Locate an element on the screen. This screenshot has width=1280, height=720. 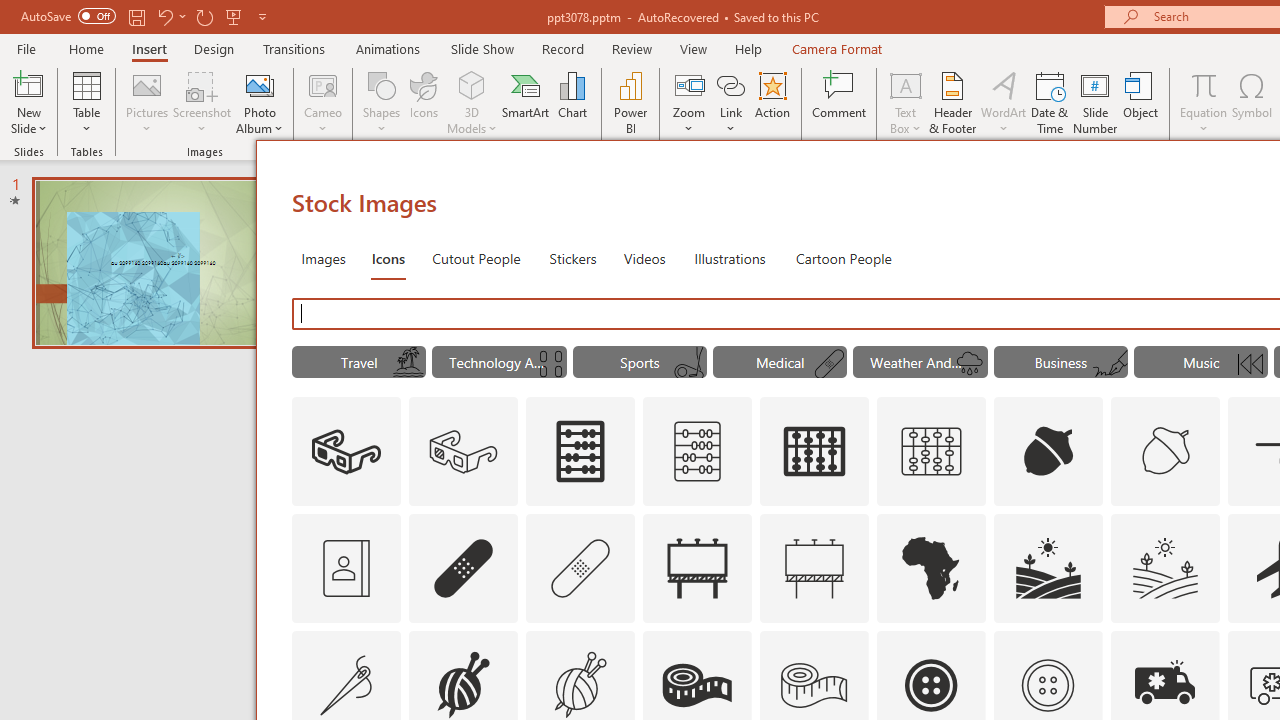
'Cartoon People' is located at coordinates (843, 257).